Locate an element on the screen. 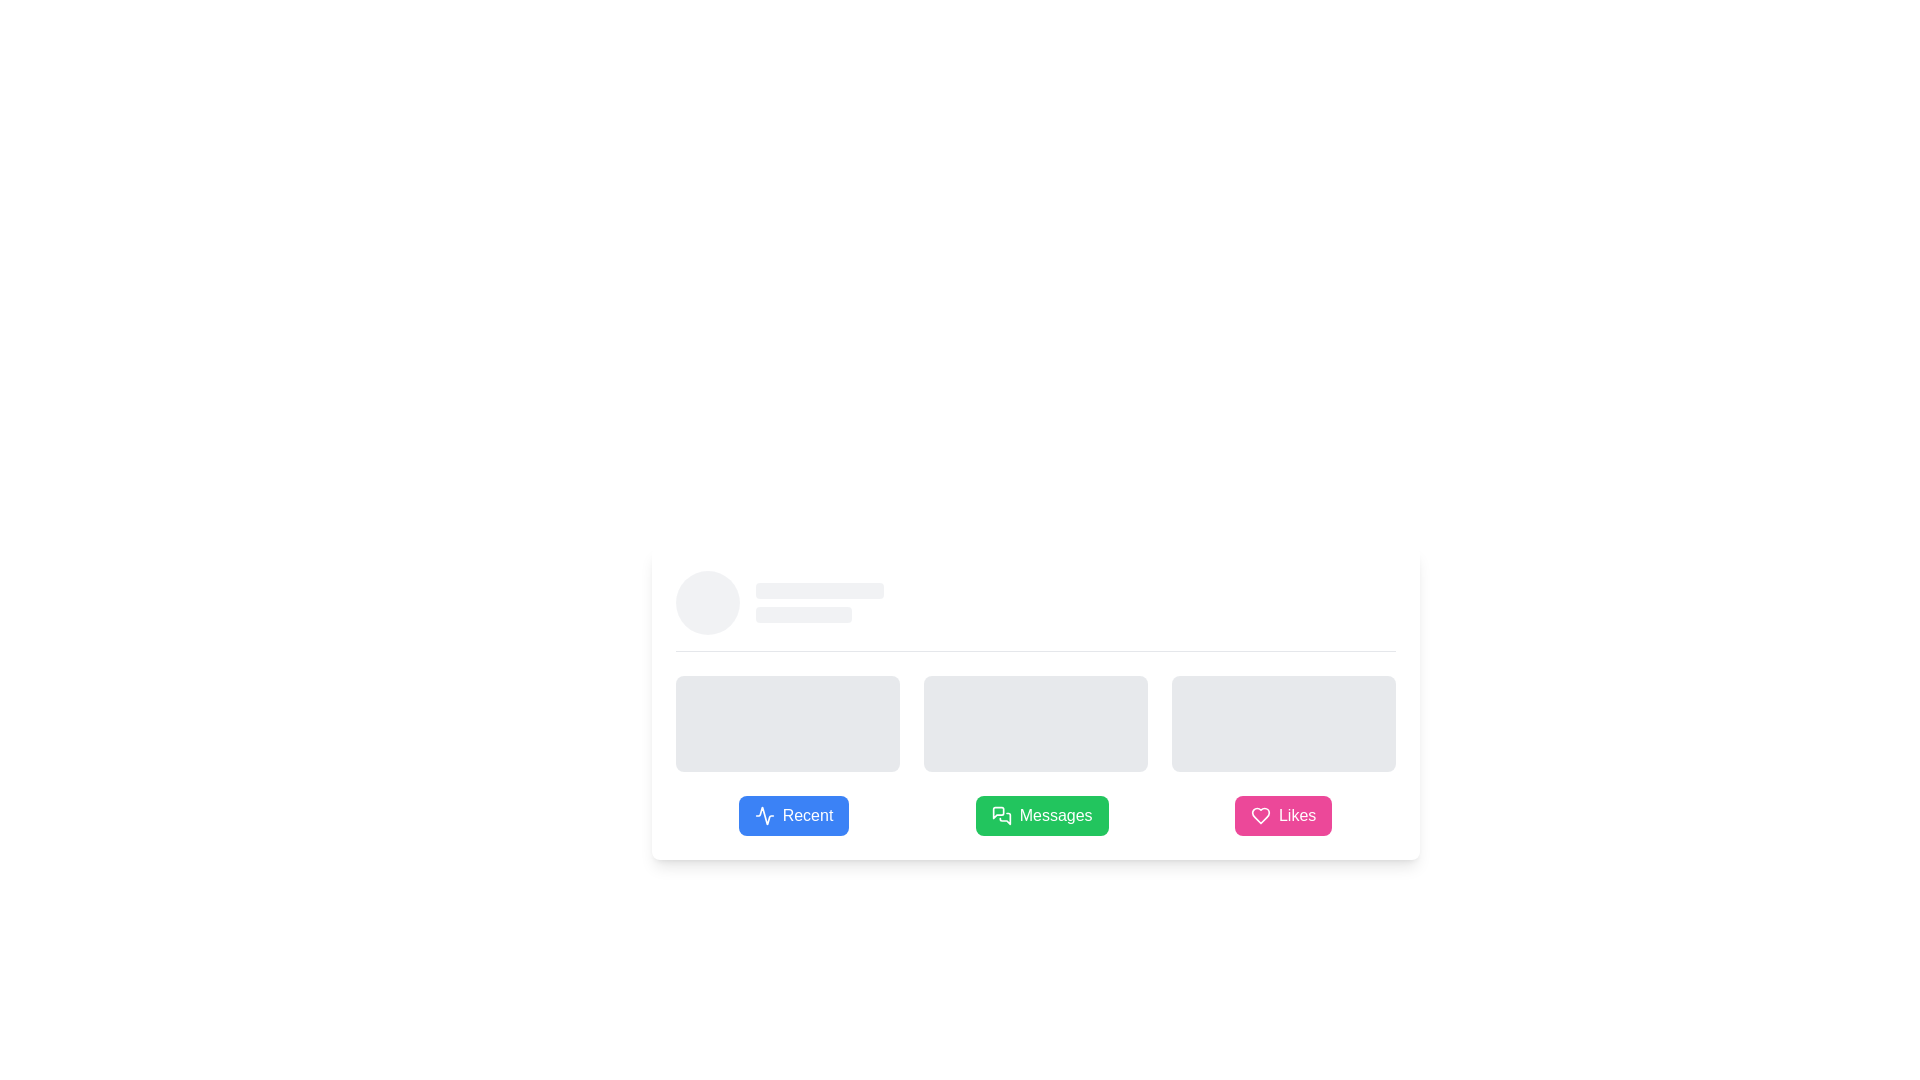  the 'Messages' SVG Icon, which is part of a green button and located to the left of the text label is located at coordinates (1001, 816).